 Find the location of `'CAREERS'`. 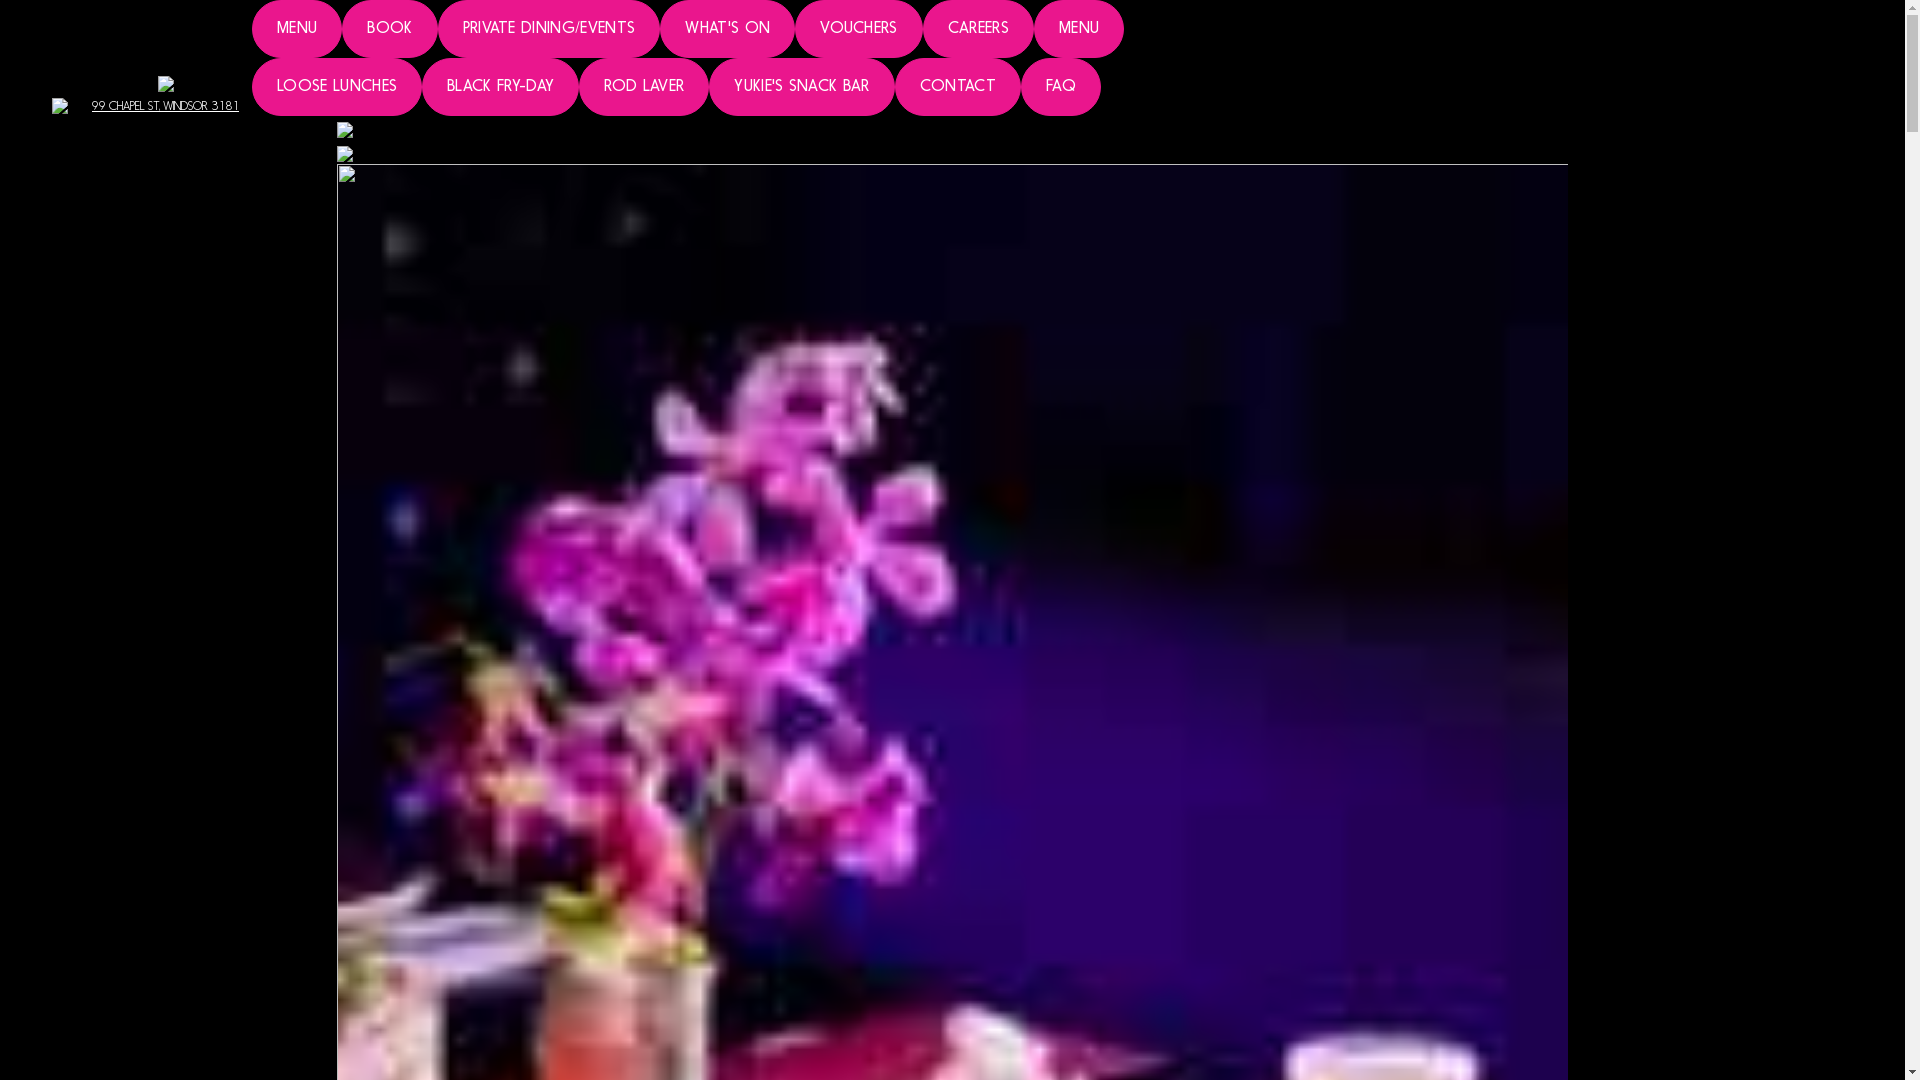

'CAREERS' is located at coordinates (921, 29).